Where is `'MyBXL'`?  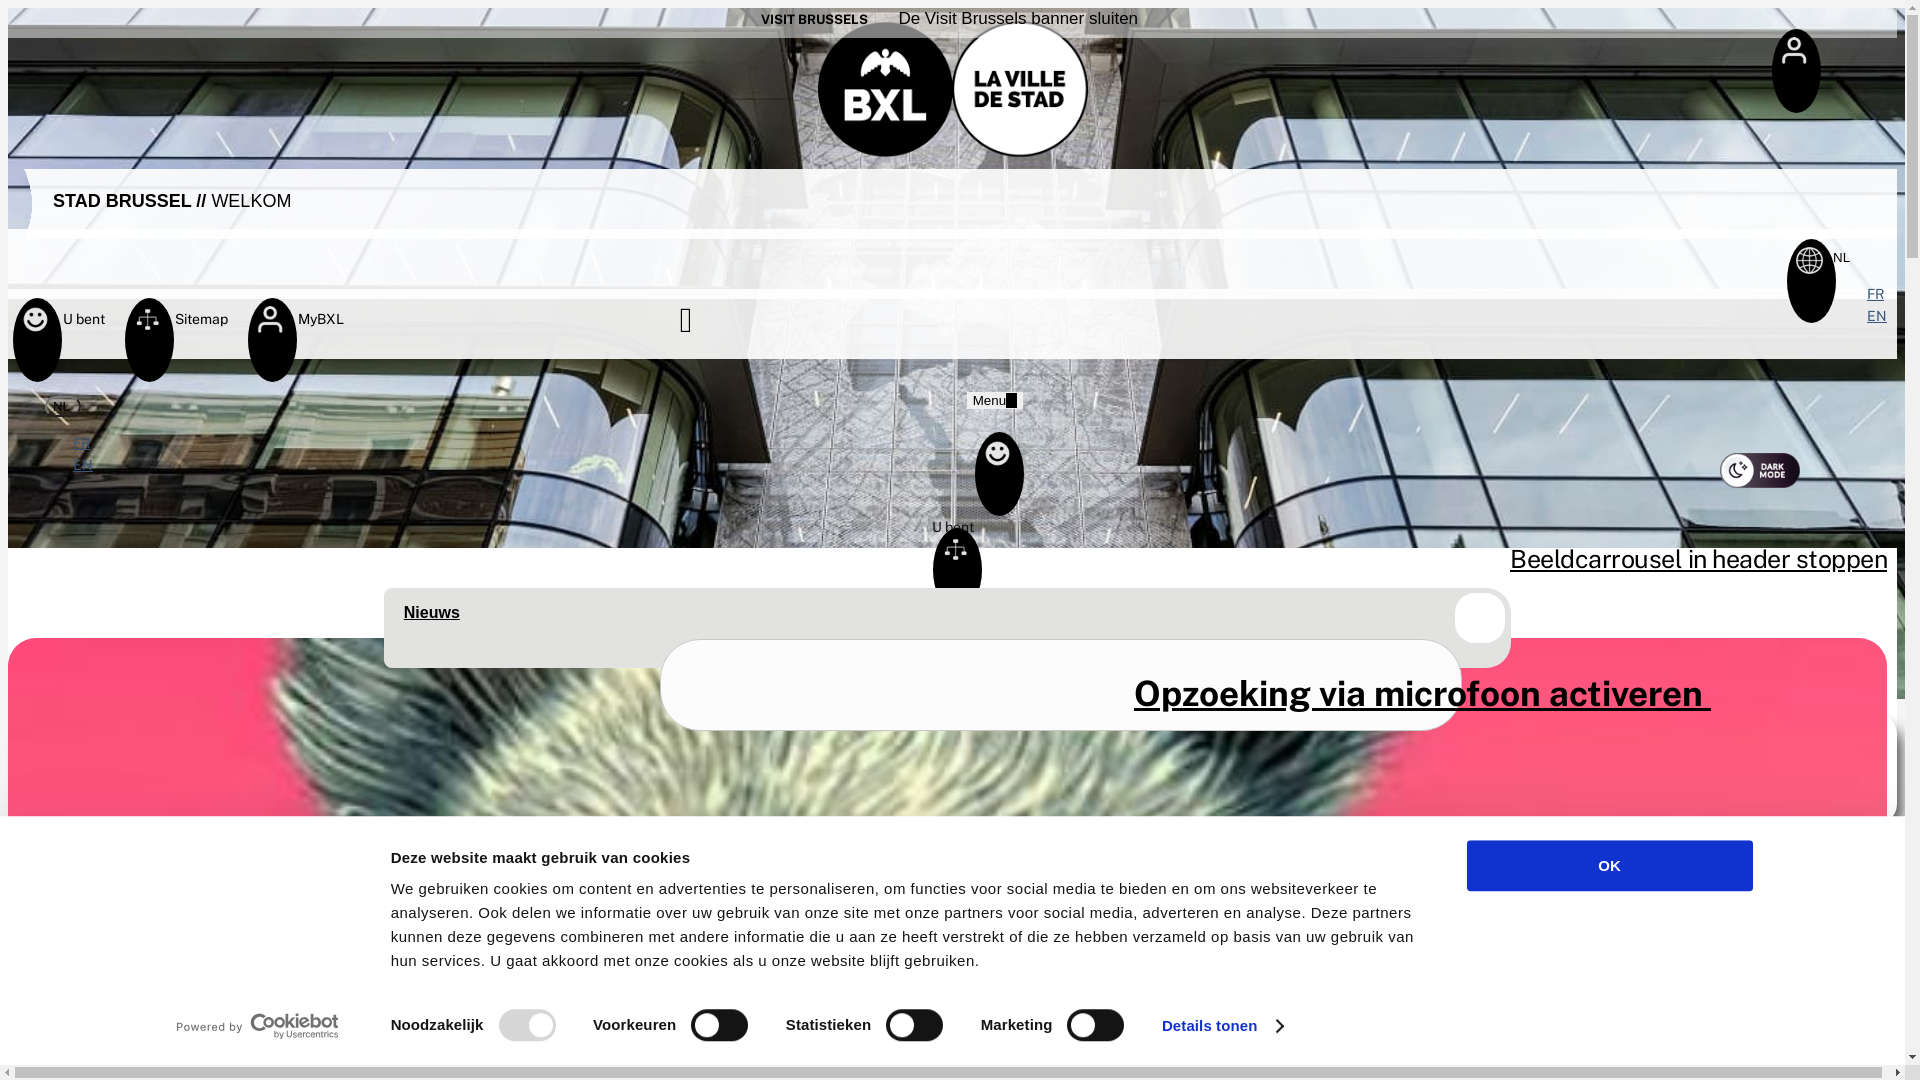 'MyBXL' is located at coordinates (269, 326).